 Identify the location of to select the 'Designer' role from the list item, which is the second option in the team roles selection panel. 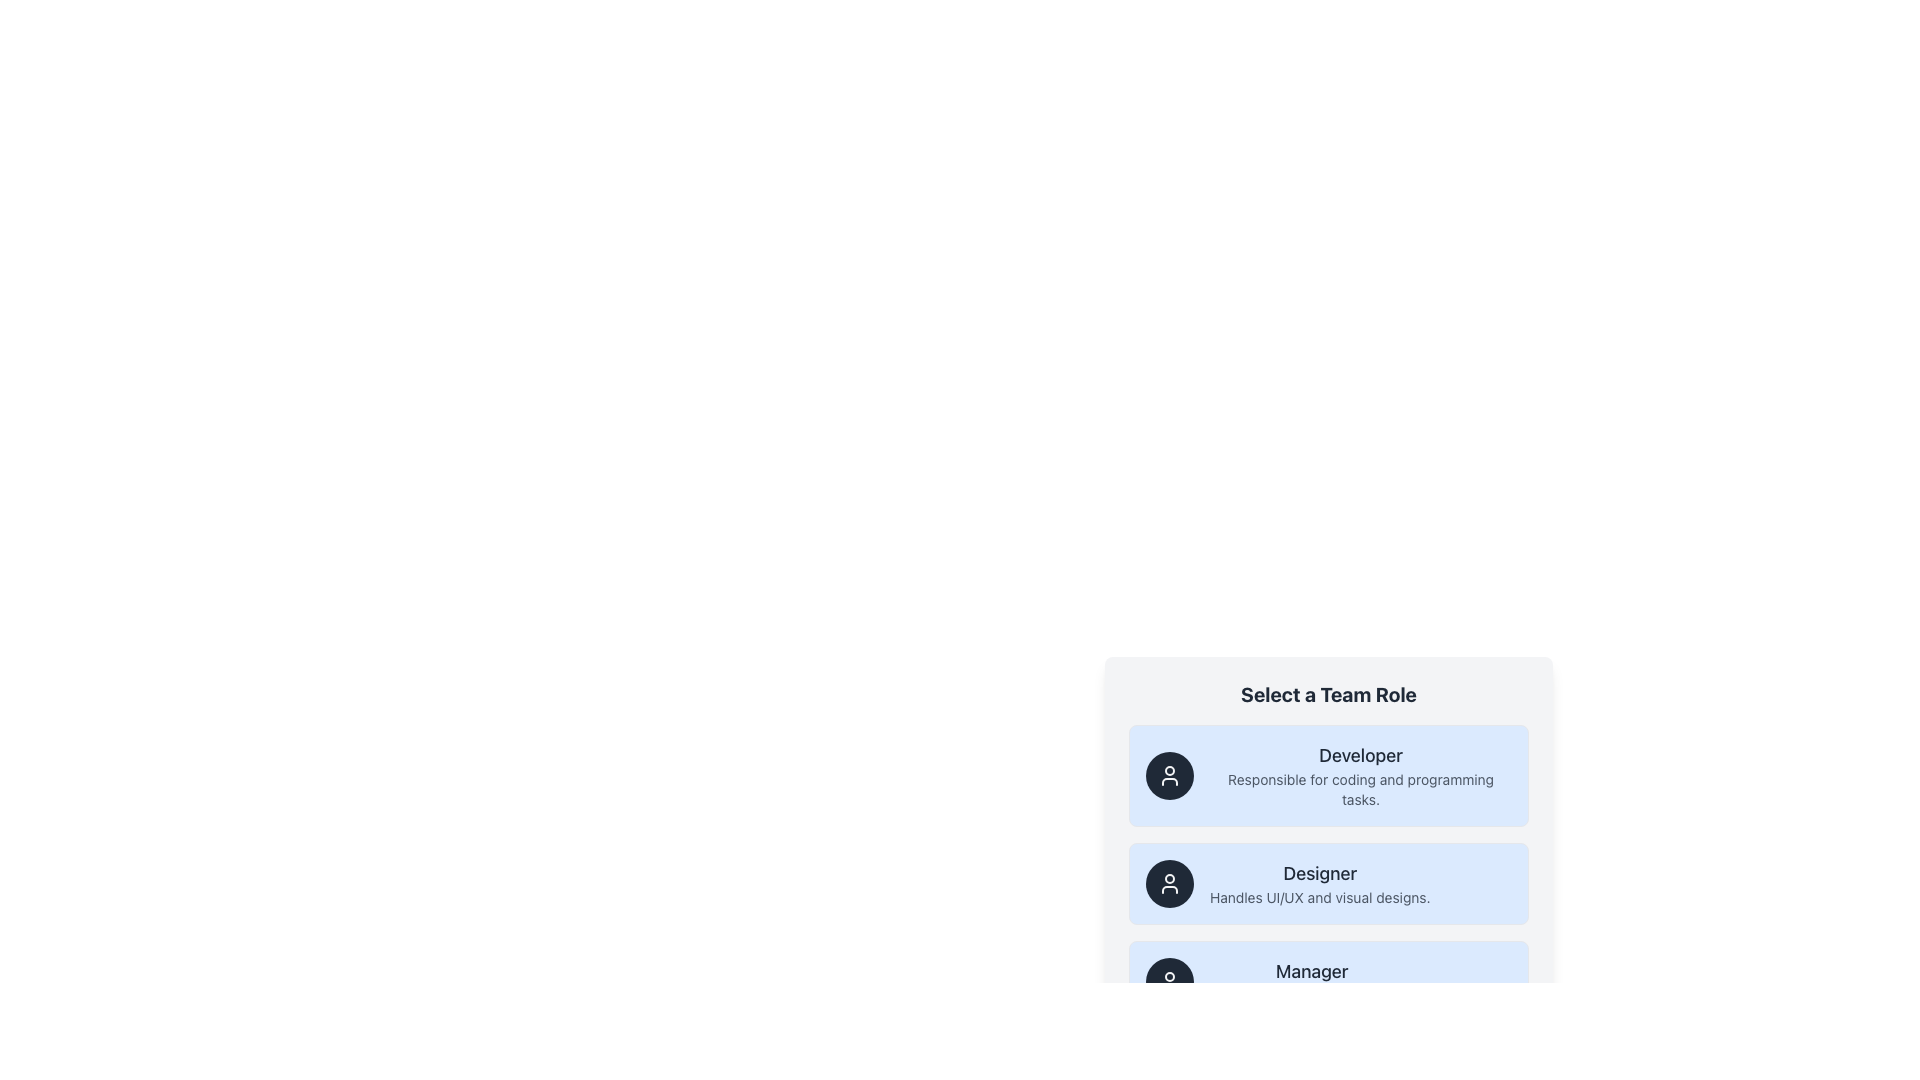
(1329, 852).